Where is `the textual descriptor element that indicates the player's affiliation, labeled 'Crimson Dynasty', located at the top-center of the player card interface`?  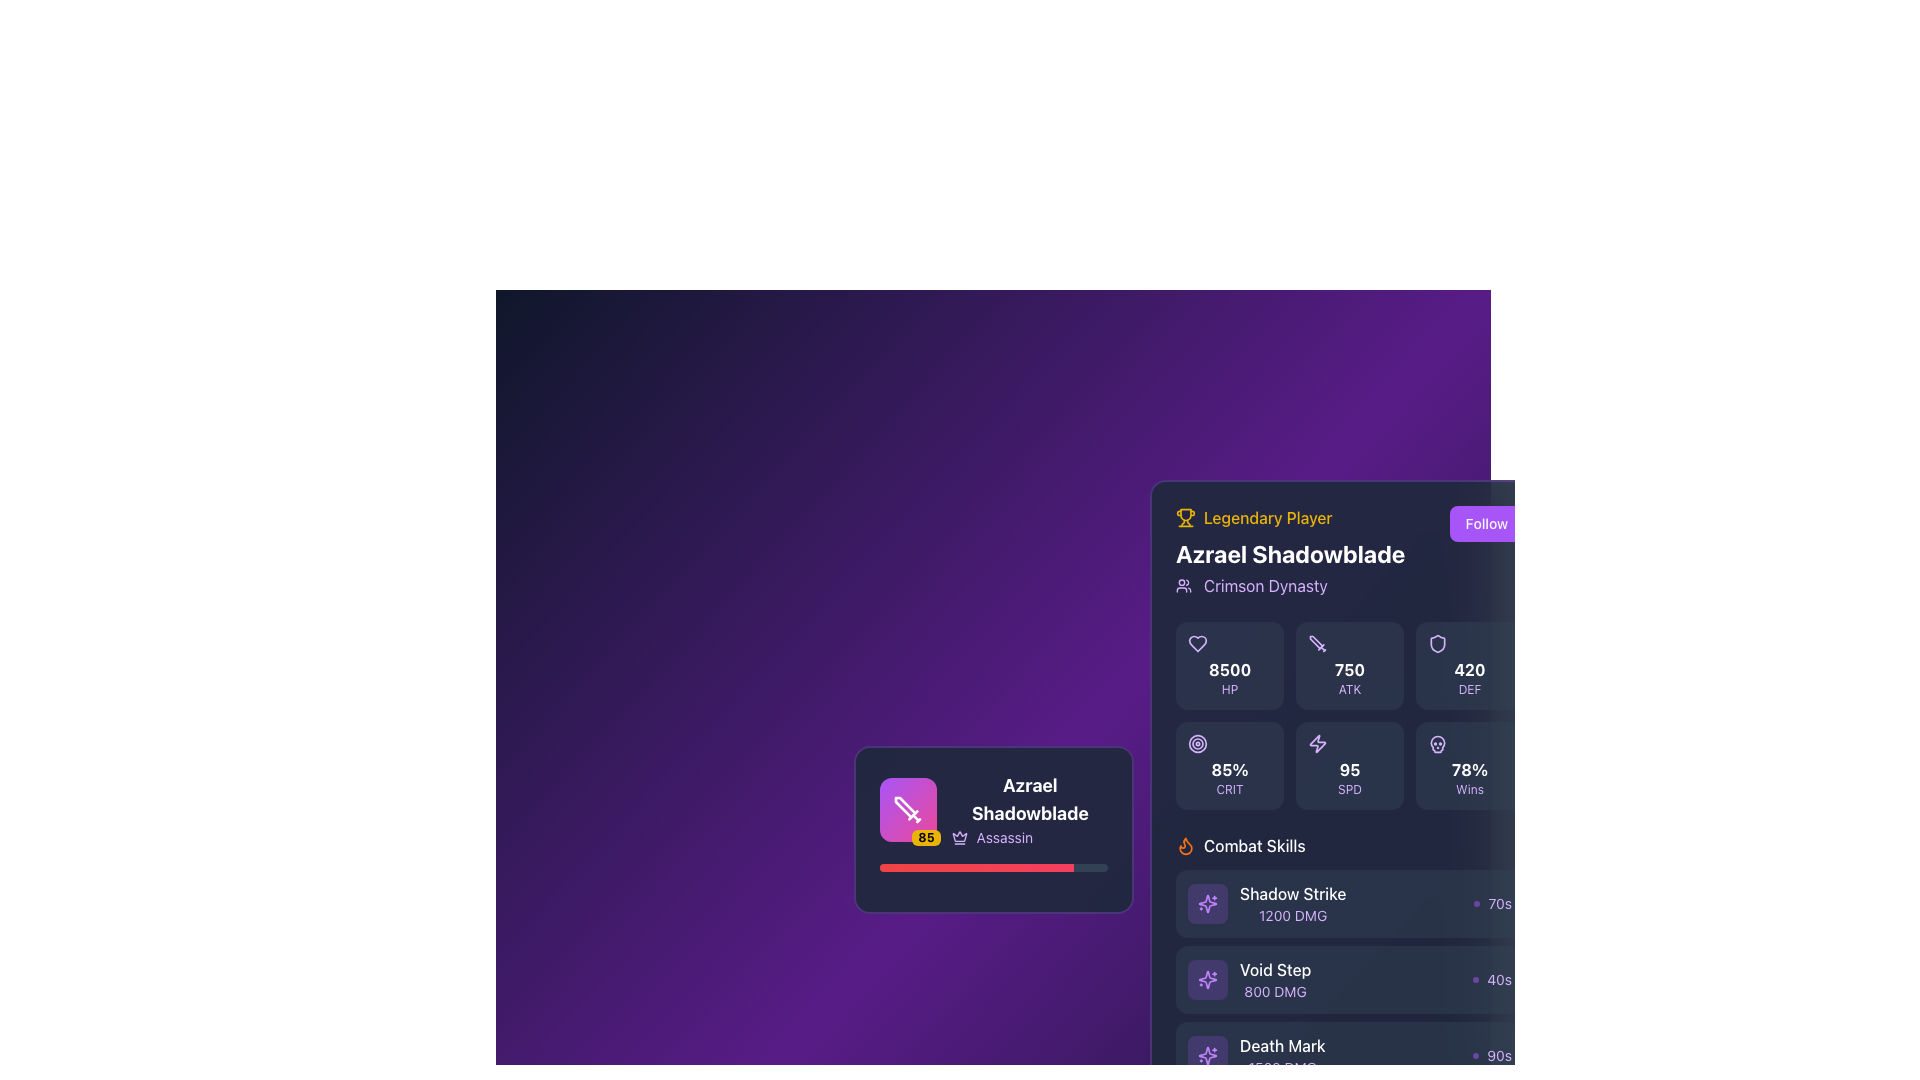
the textual descriptor element that indicates the player's affiliation, labeled 'Crimson Dynasty', located at the top-center of the player card interface is located at coordinates (1264, 585).